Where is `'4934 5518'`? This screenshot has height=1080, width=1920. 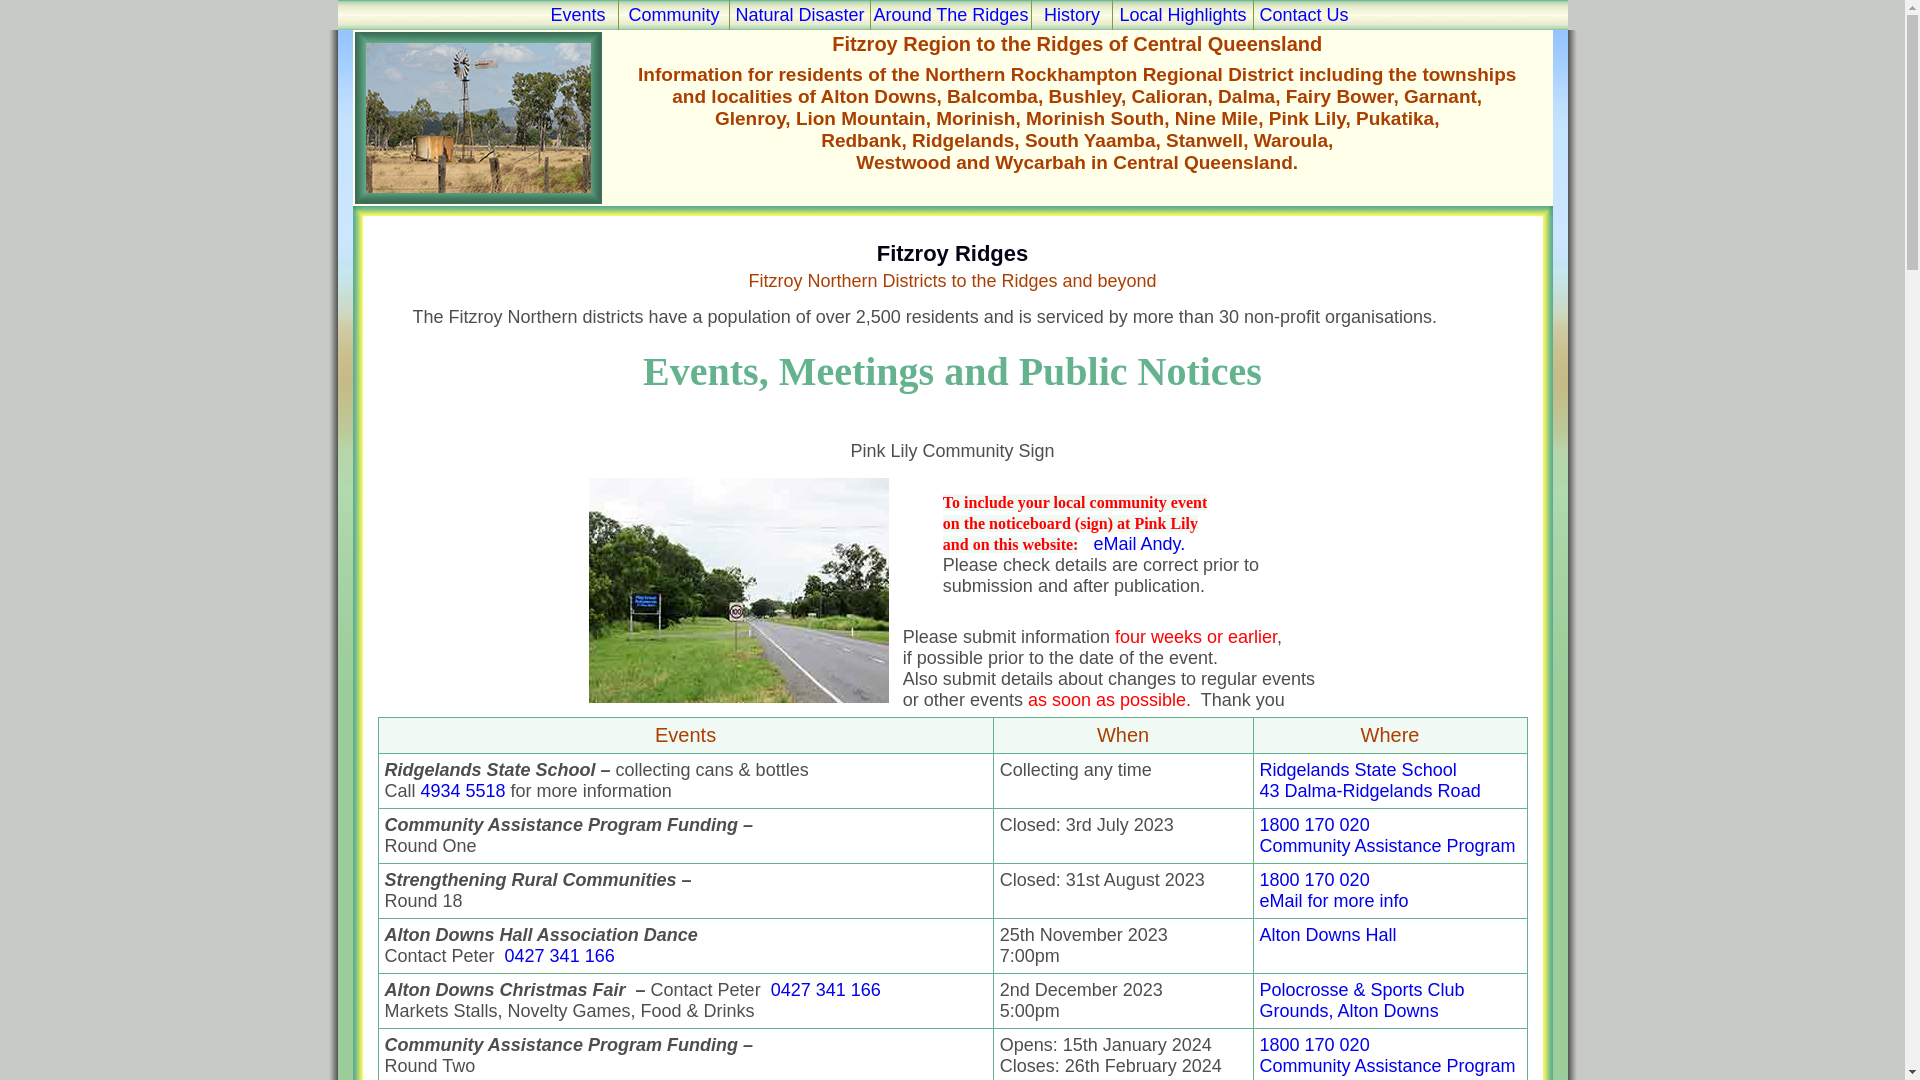
'4934 5518' is located at coordinates (462, 789).